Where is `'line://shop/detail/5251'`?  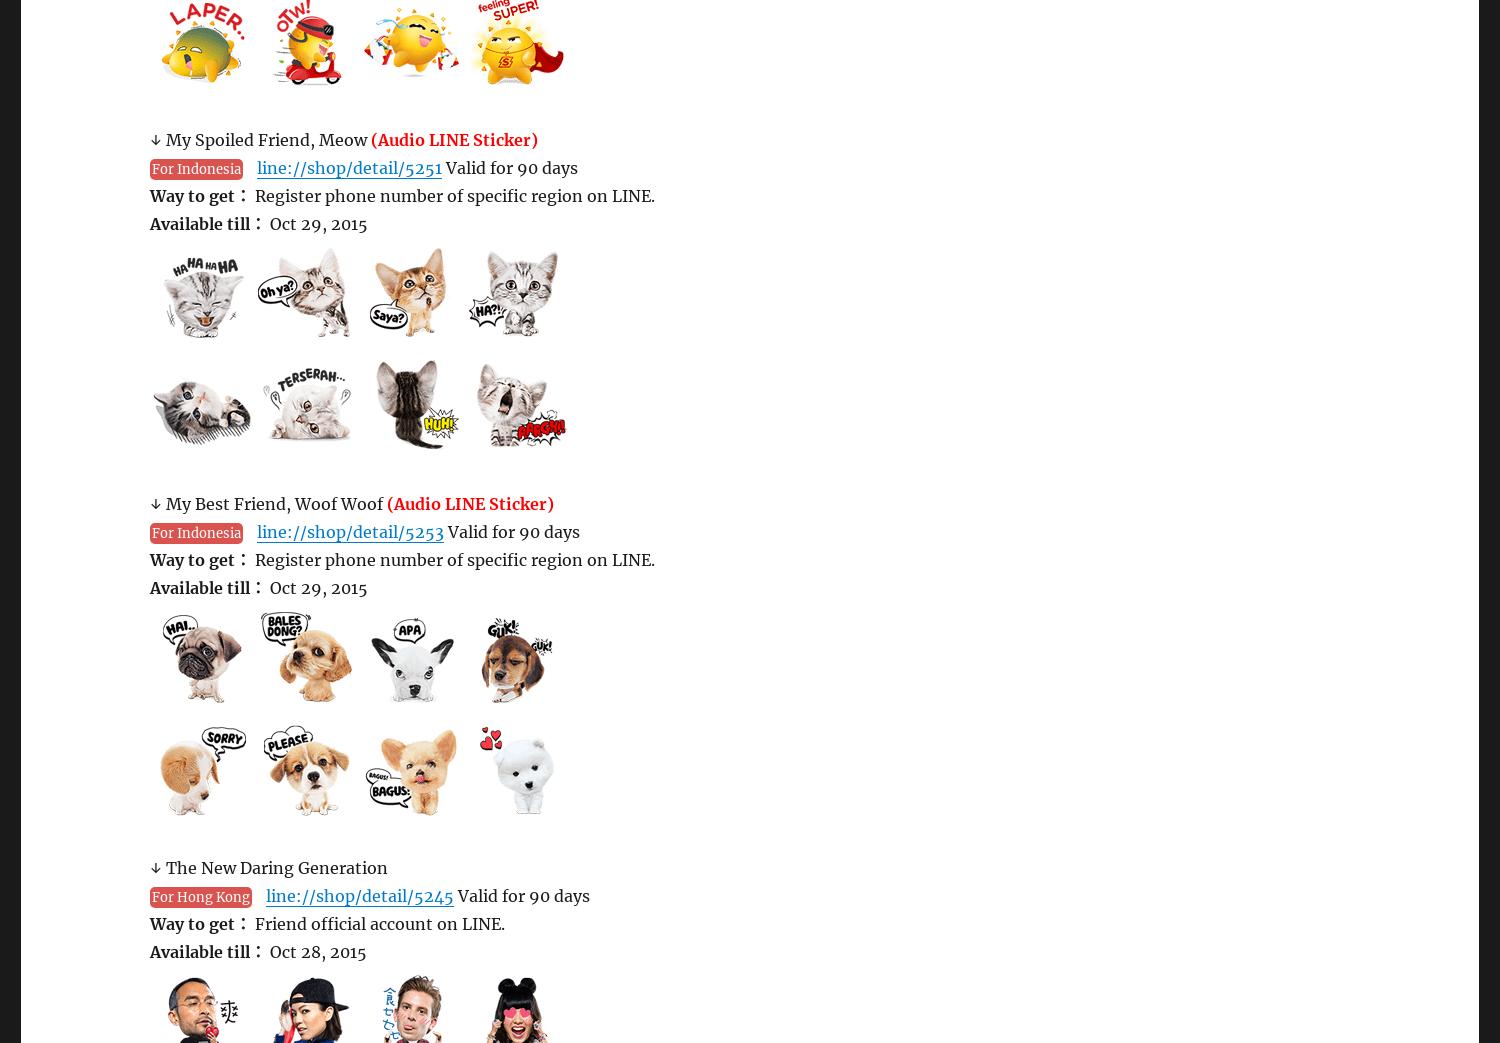
'line://shop/detail/5251' is located at coordinates (348, 167).